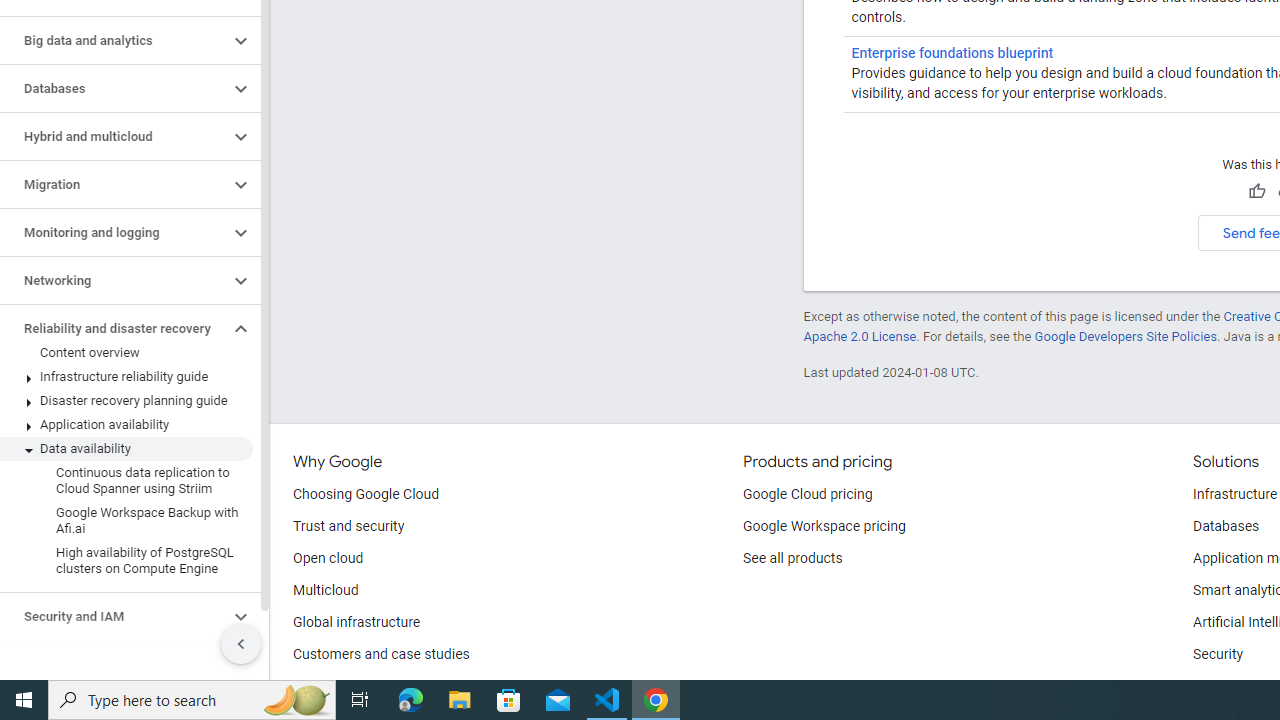 The width and height of the screenshot is (1280, 720). Describe the element at coordinates (113, 328) in the screenshot. I see `'Reliability and disaster recovery'` at that location.